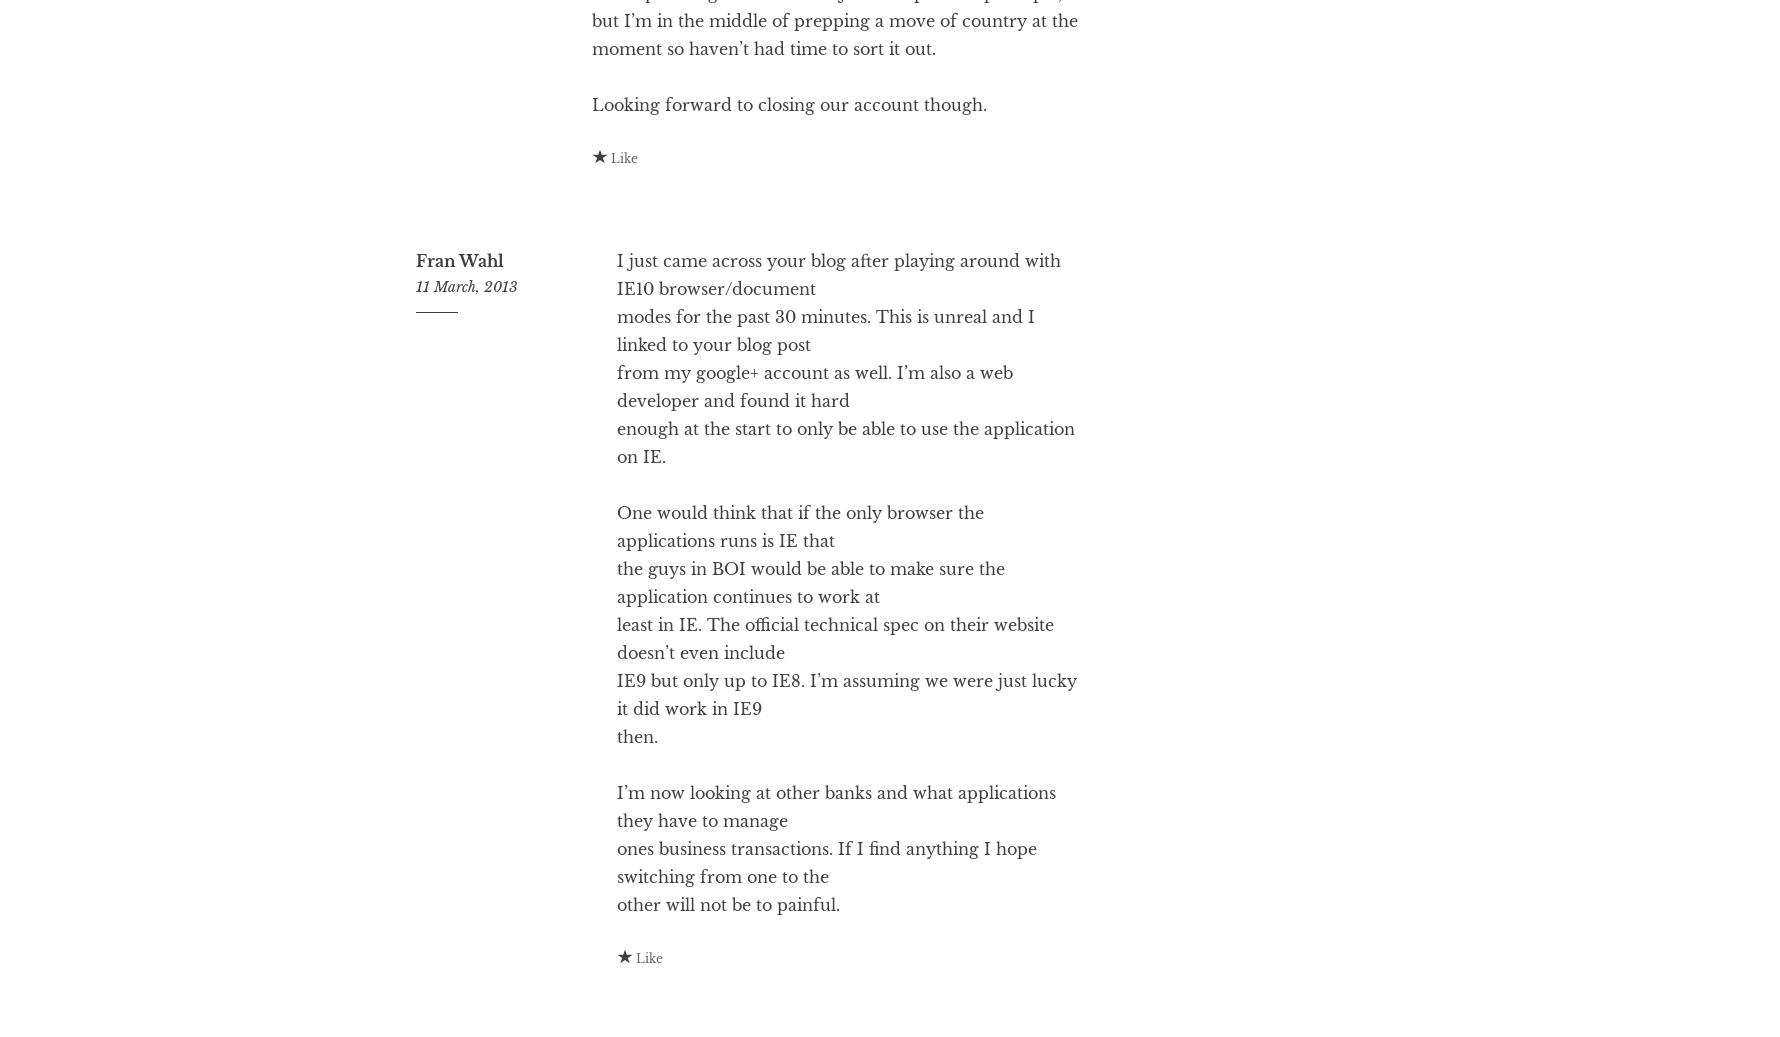  What do you see at coordinates (837, 353) in the screenshot?
I see `'I just came across your blog after playing around with IE10 browser/document'` at bounding box center [837, 353].